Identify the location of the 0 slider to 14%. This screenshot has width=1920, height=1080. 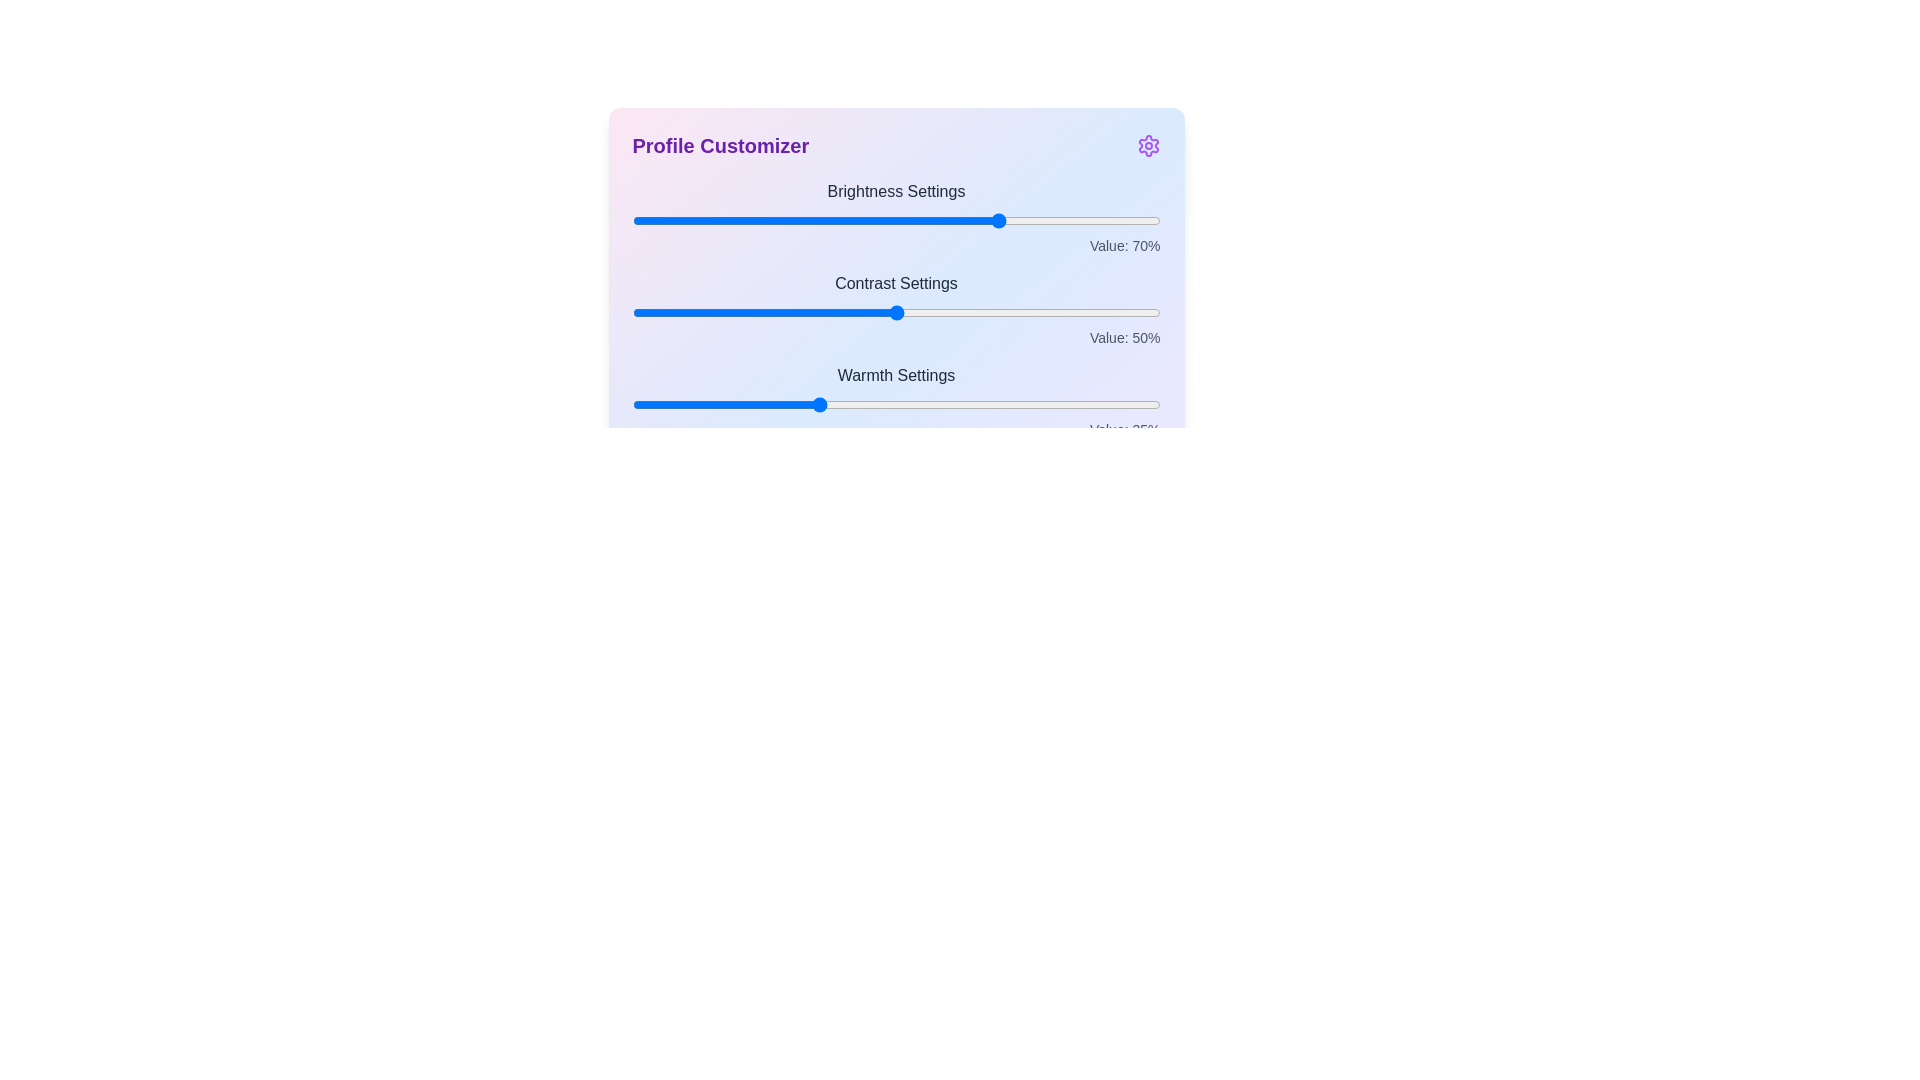
(706, 220).